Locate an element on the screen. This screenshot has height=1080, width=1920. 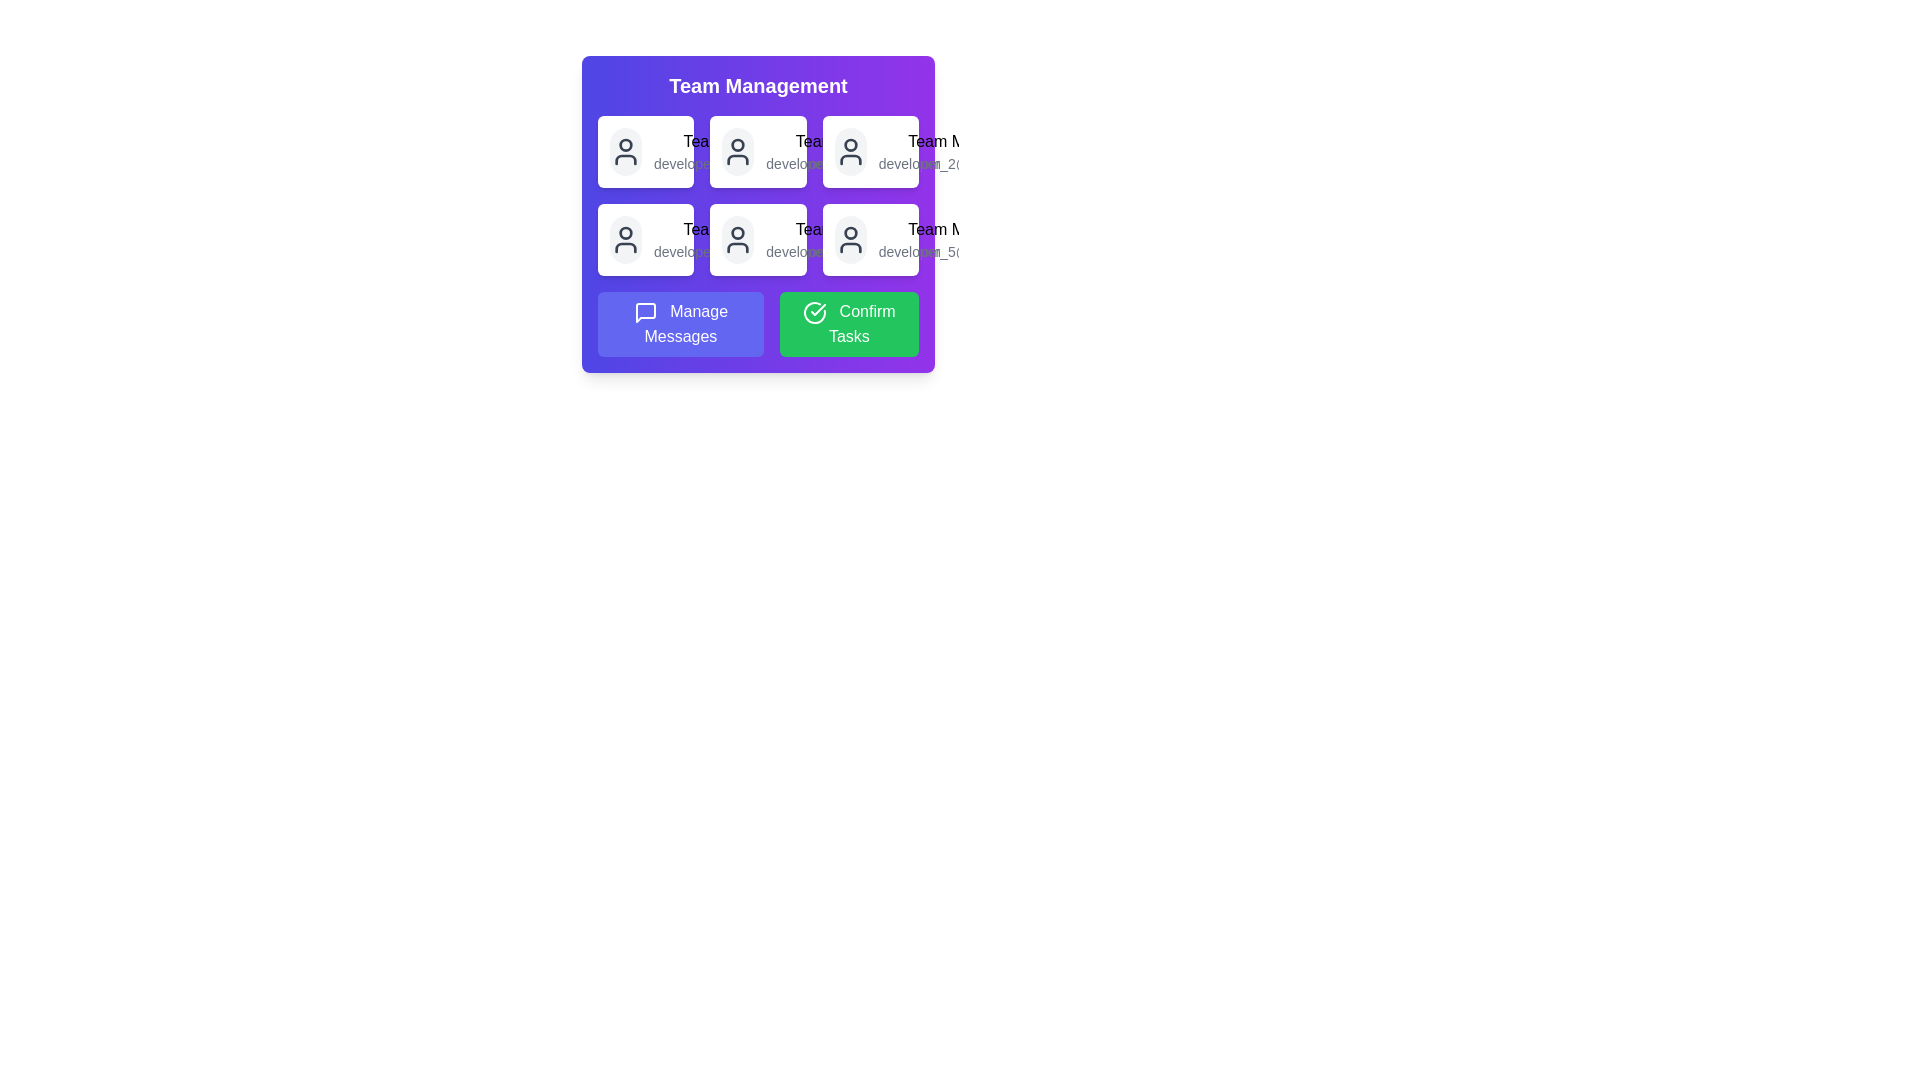
the circular avatar representation of the user, which has a light grey background and a person icon in the center is located at coordinates (737, 238).